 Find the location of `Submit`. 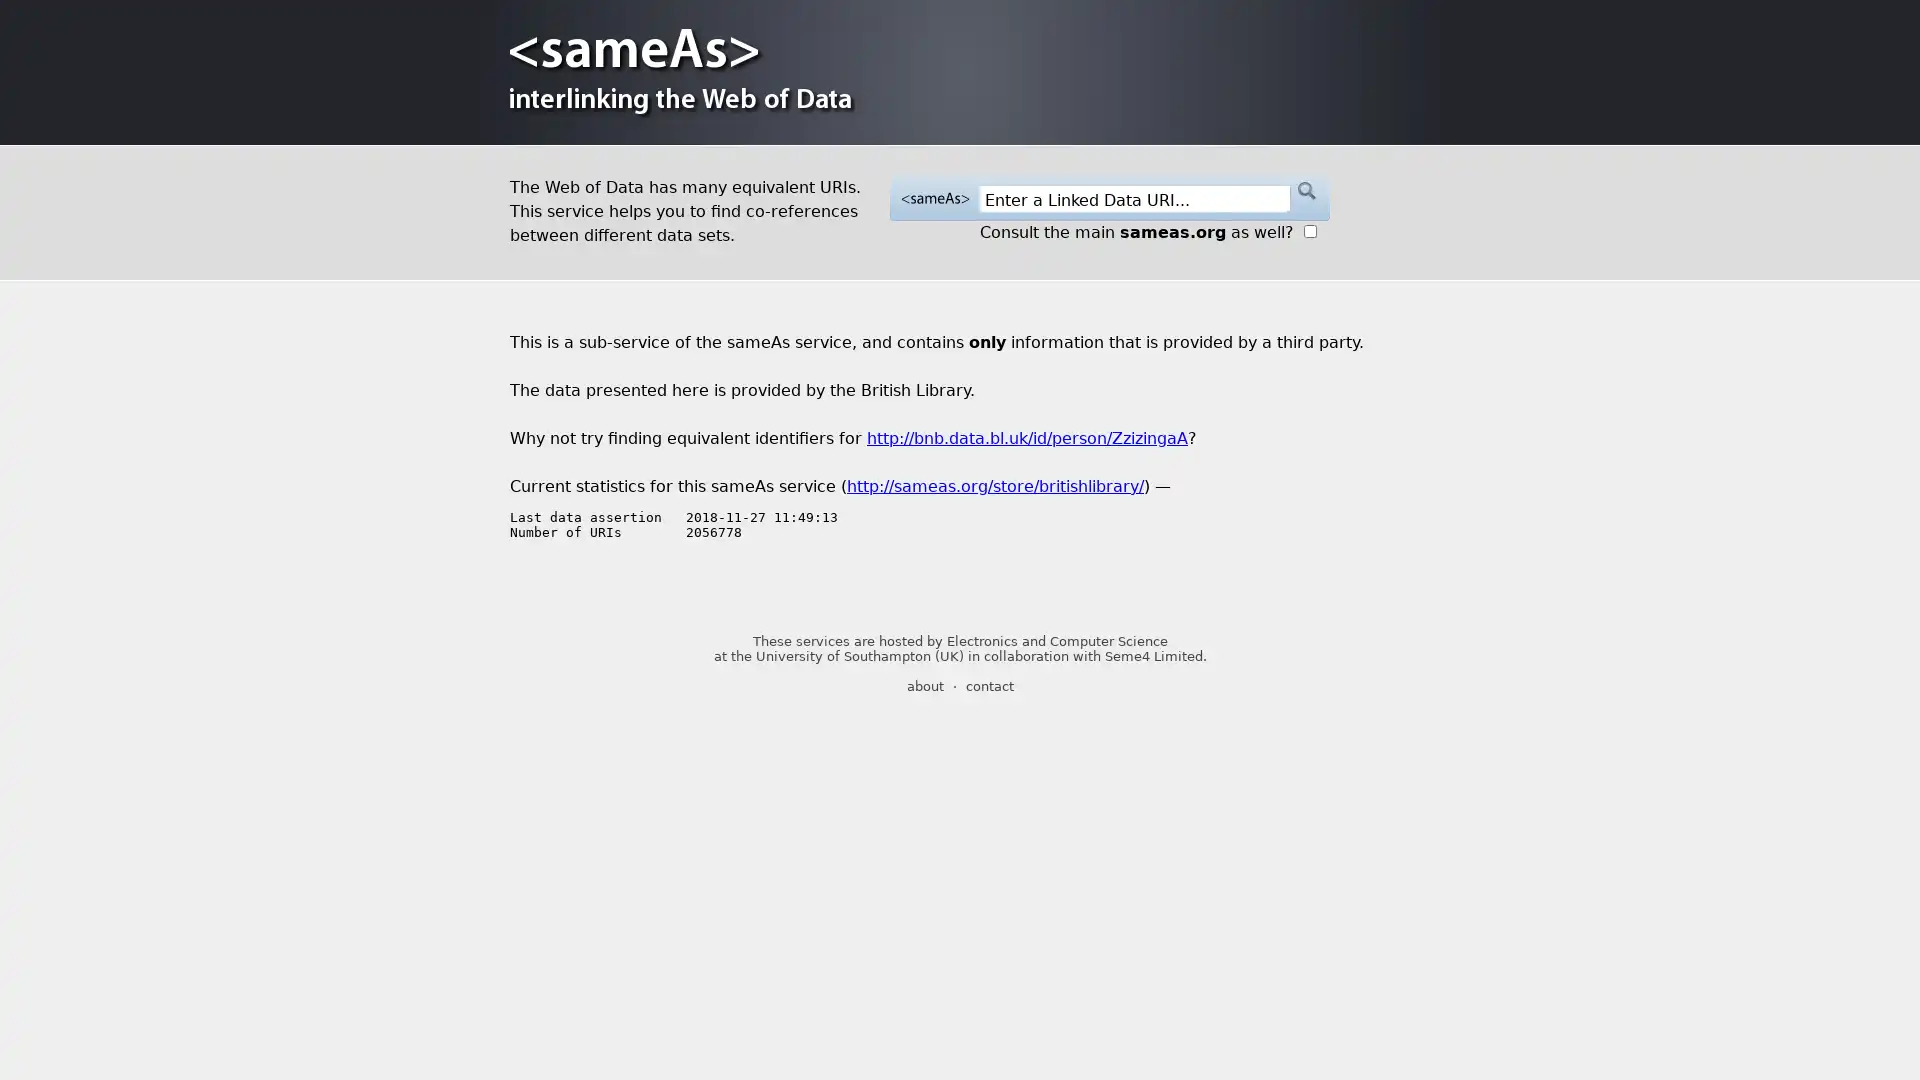

Submit is located at coordinates (1305, 191).